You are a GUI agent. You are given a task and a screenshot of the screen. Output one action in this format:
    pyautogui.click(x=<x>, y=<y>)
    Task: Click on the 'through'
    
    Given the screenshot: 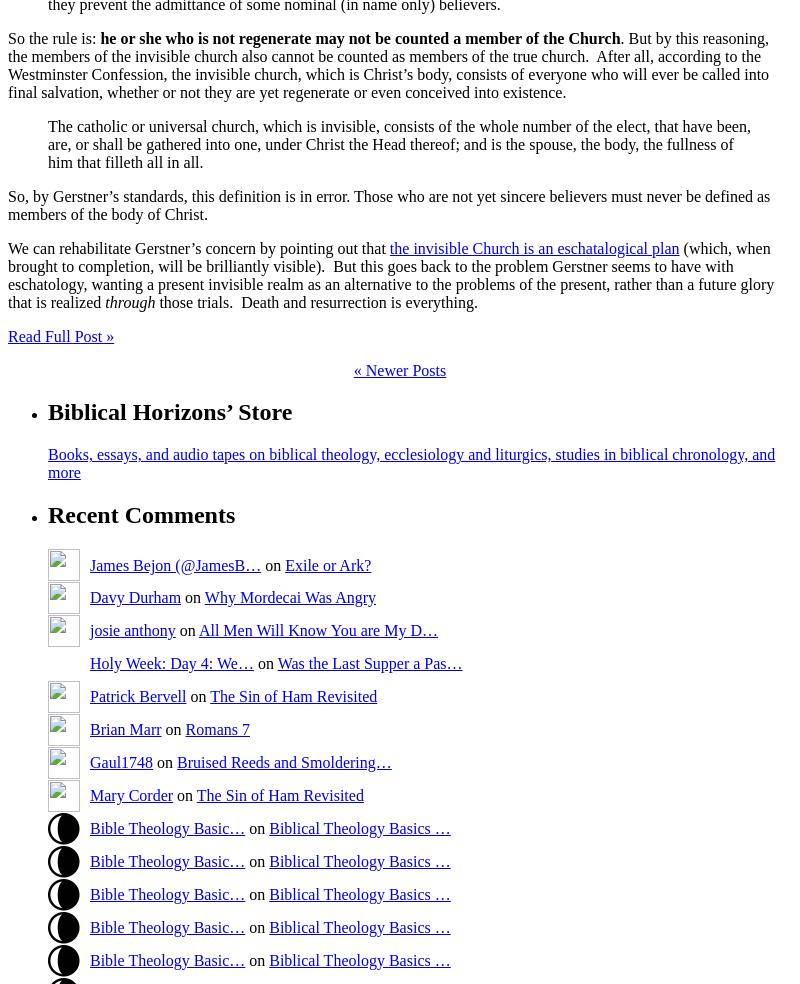 What is the action you would take?
    pyautogui.click(x=129, y=300)
    